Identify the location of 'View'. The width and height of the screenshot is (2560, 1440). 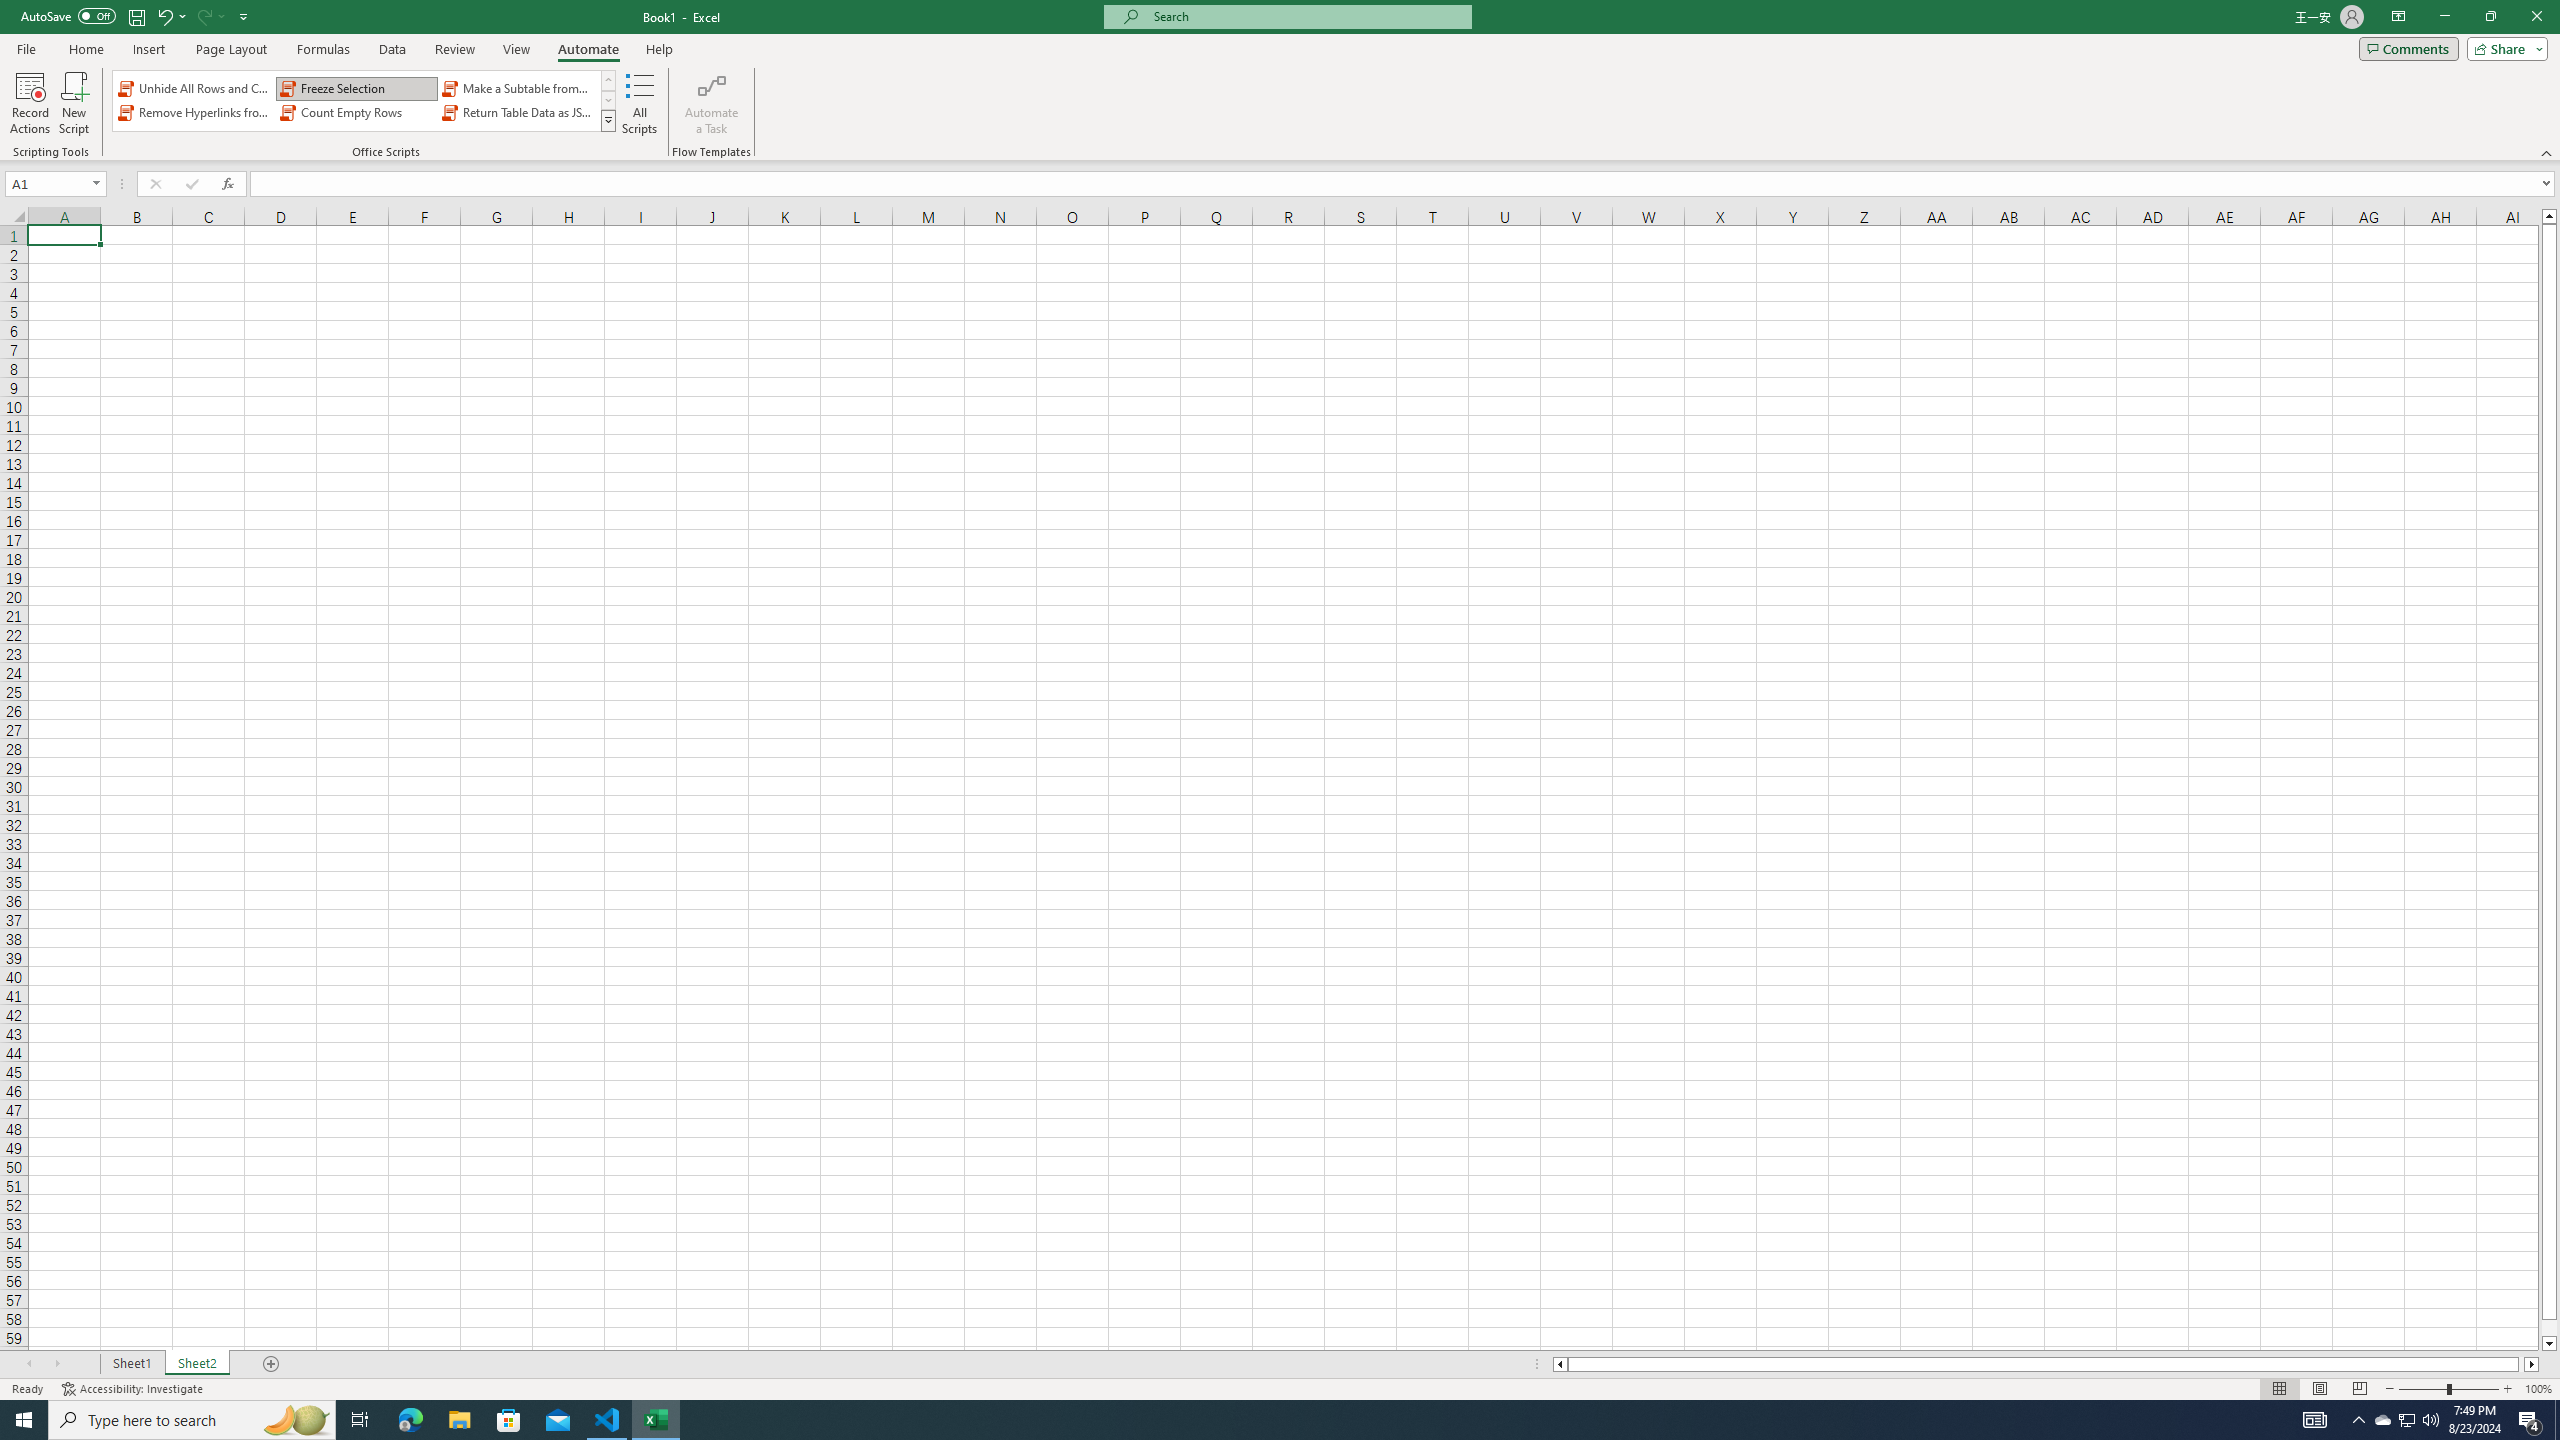
(514, 49).